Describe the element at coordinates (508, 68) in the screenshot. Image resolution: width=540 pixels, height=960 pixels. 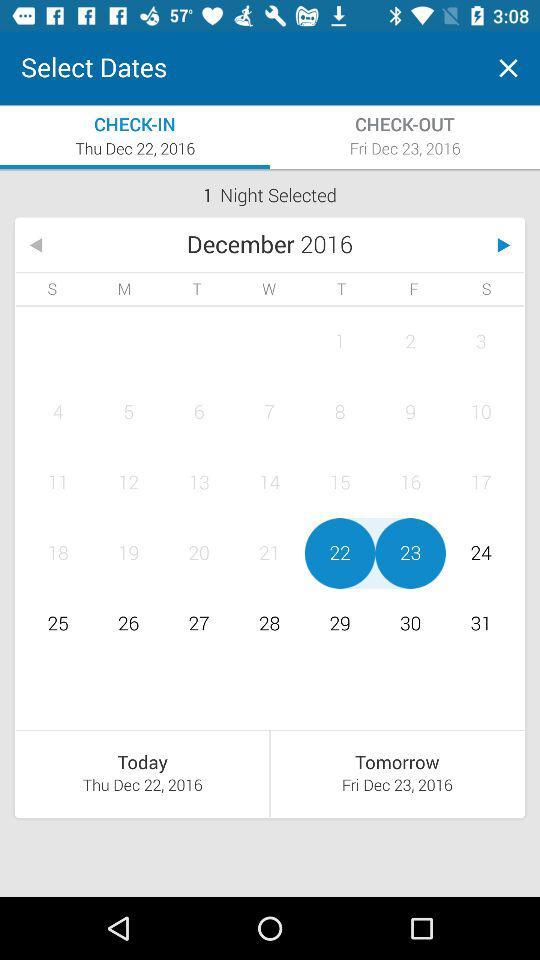
I see `the tab` at that location.